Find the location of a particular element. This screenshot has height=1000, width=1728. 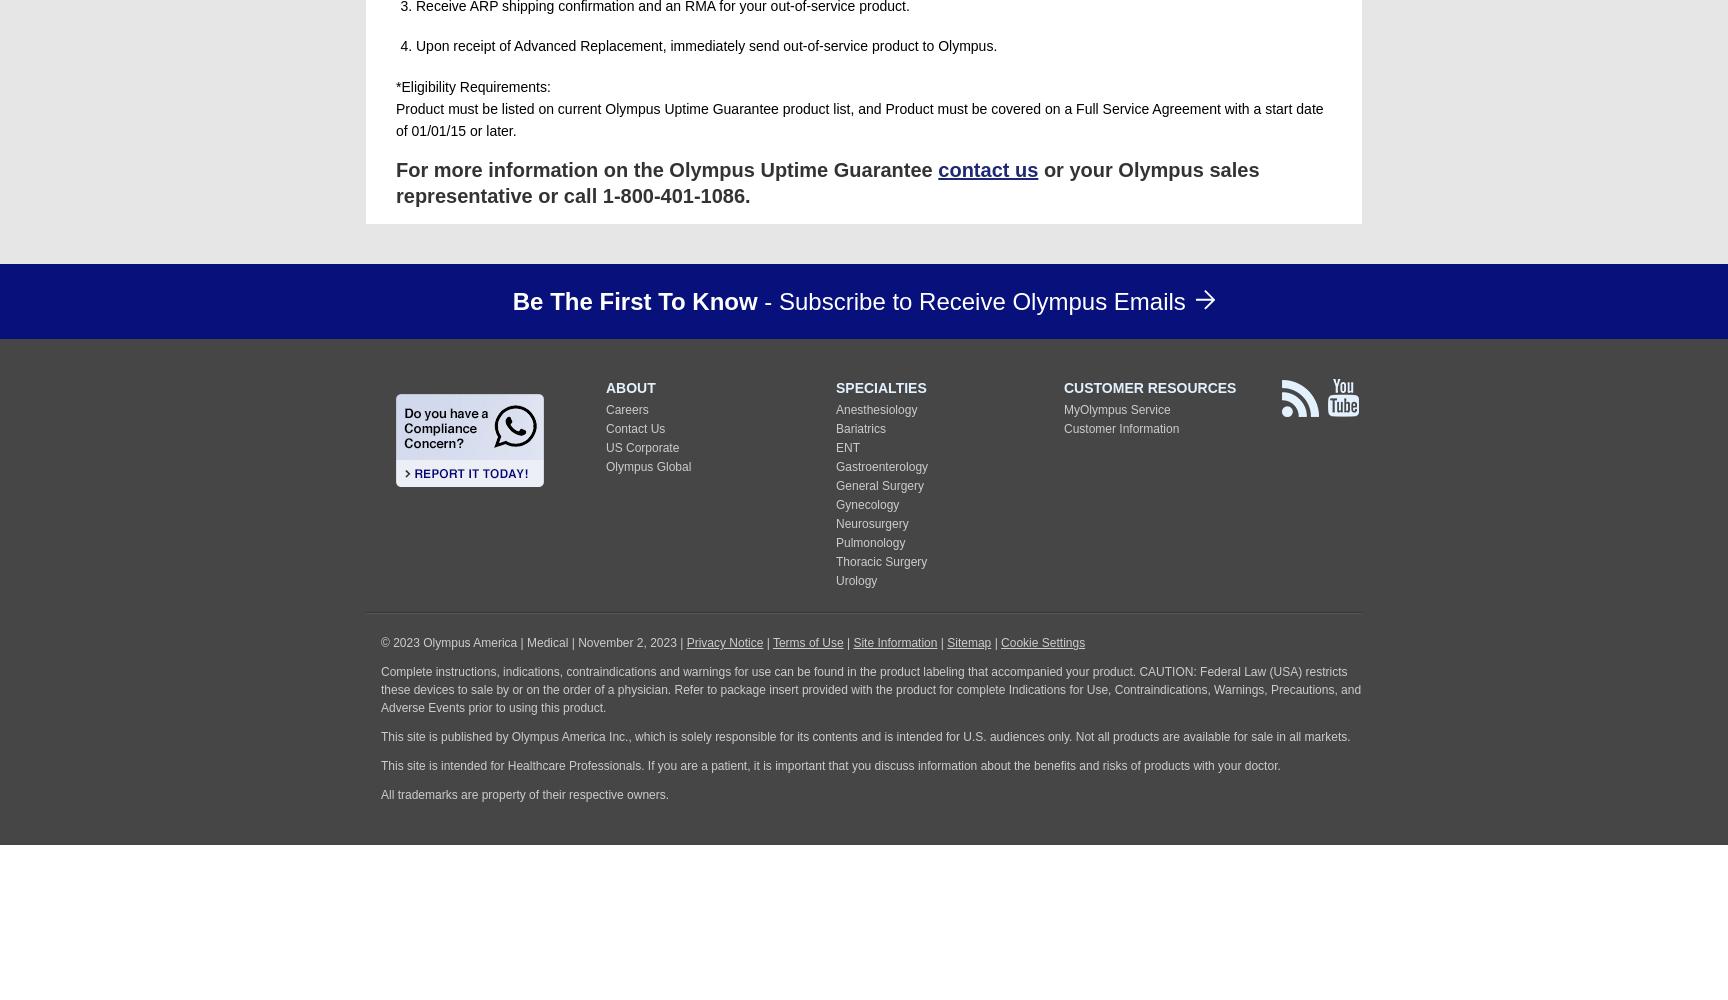

'All trademarks are property of their respective owners.' is located at coordinates (524, 795).